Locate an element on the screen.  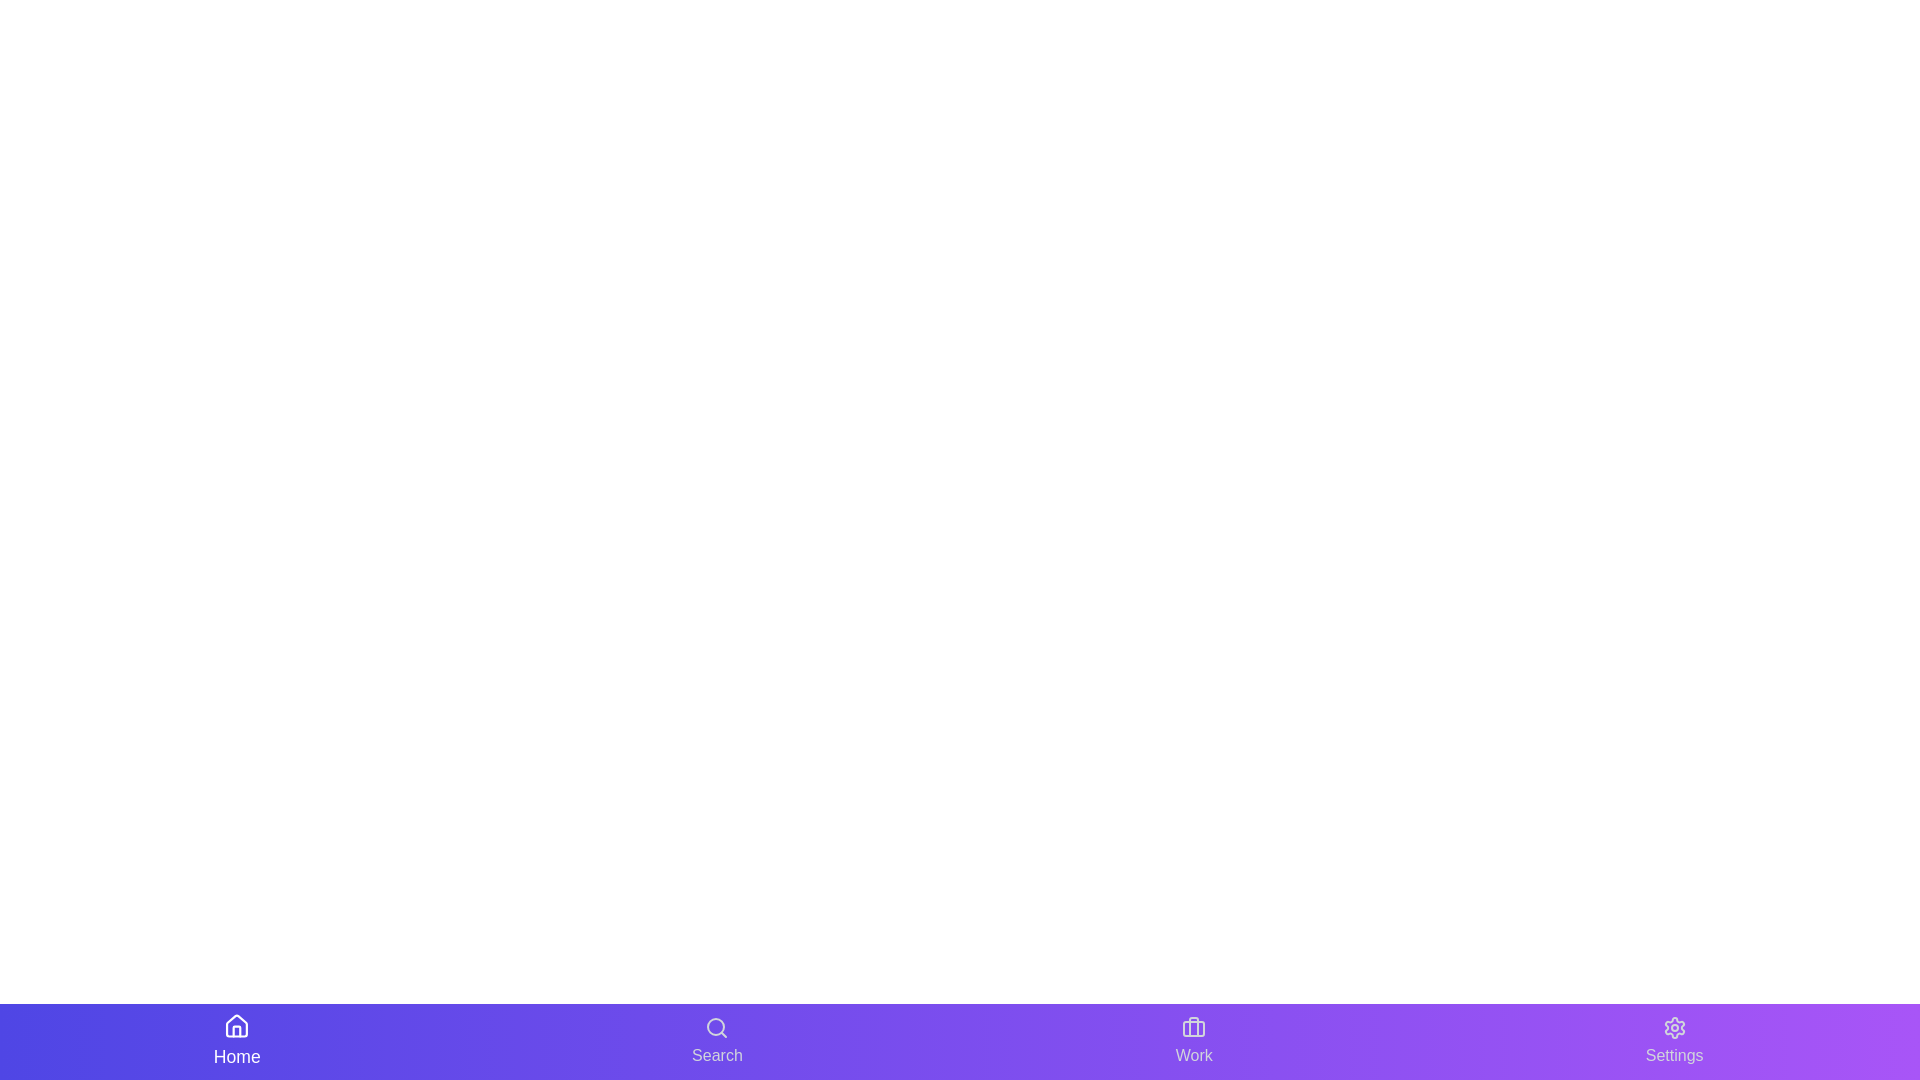
the Home button to navigate to the respective section is located at coordinates (237, 1040).